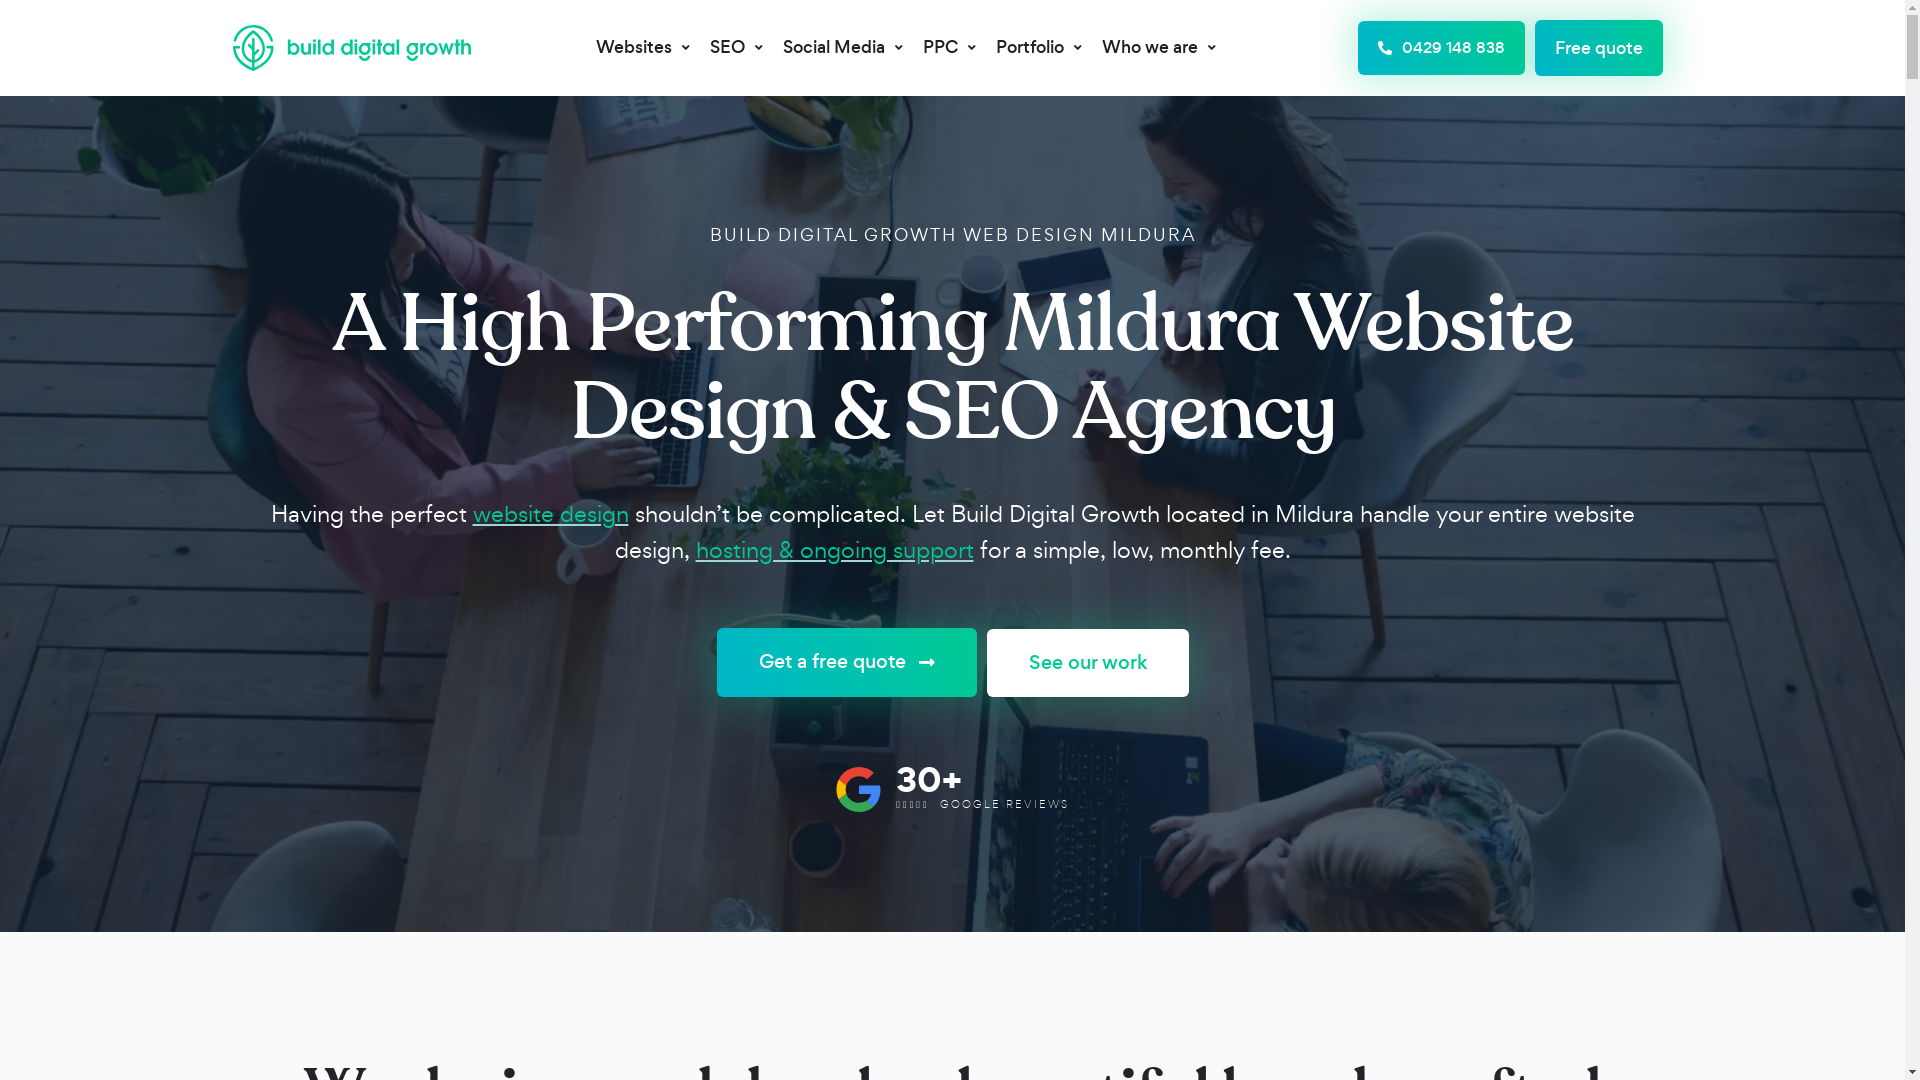 Image resolution: width=1920 pixels, height=1080 pixels. Describe the element at coordinates (1004, 802) in the screenshot. I see `'GOOGLE REVIEWS'` at that location.